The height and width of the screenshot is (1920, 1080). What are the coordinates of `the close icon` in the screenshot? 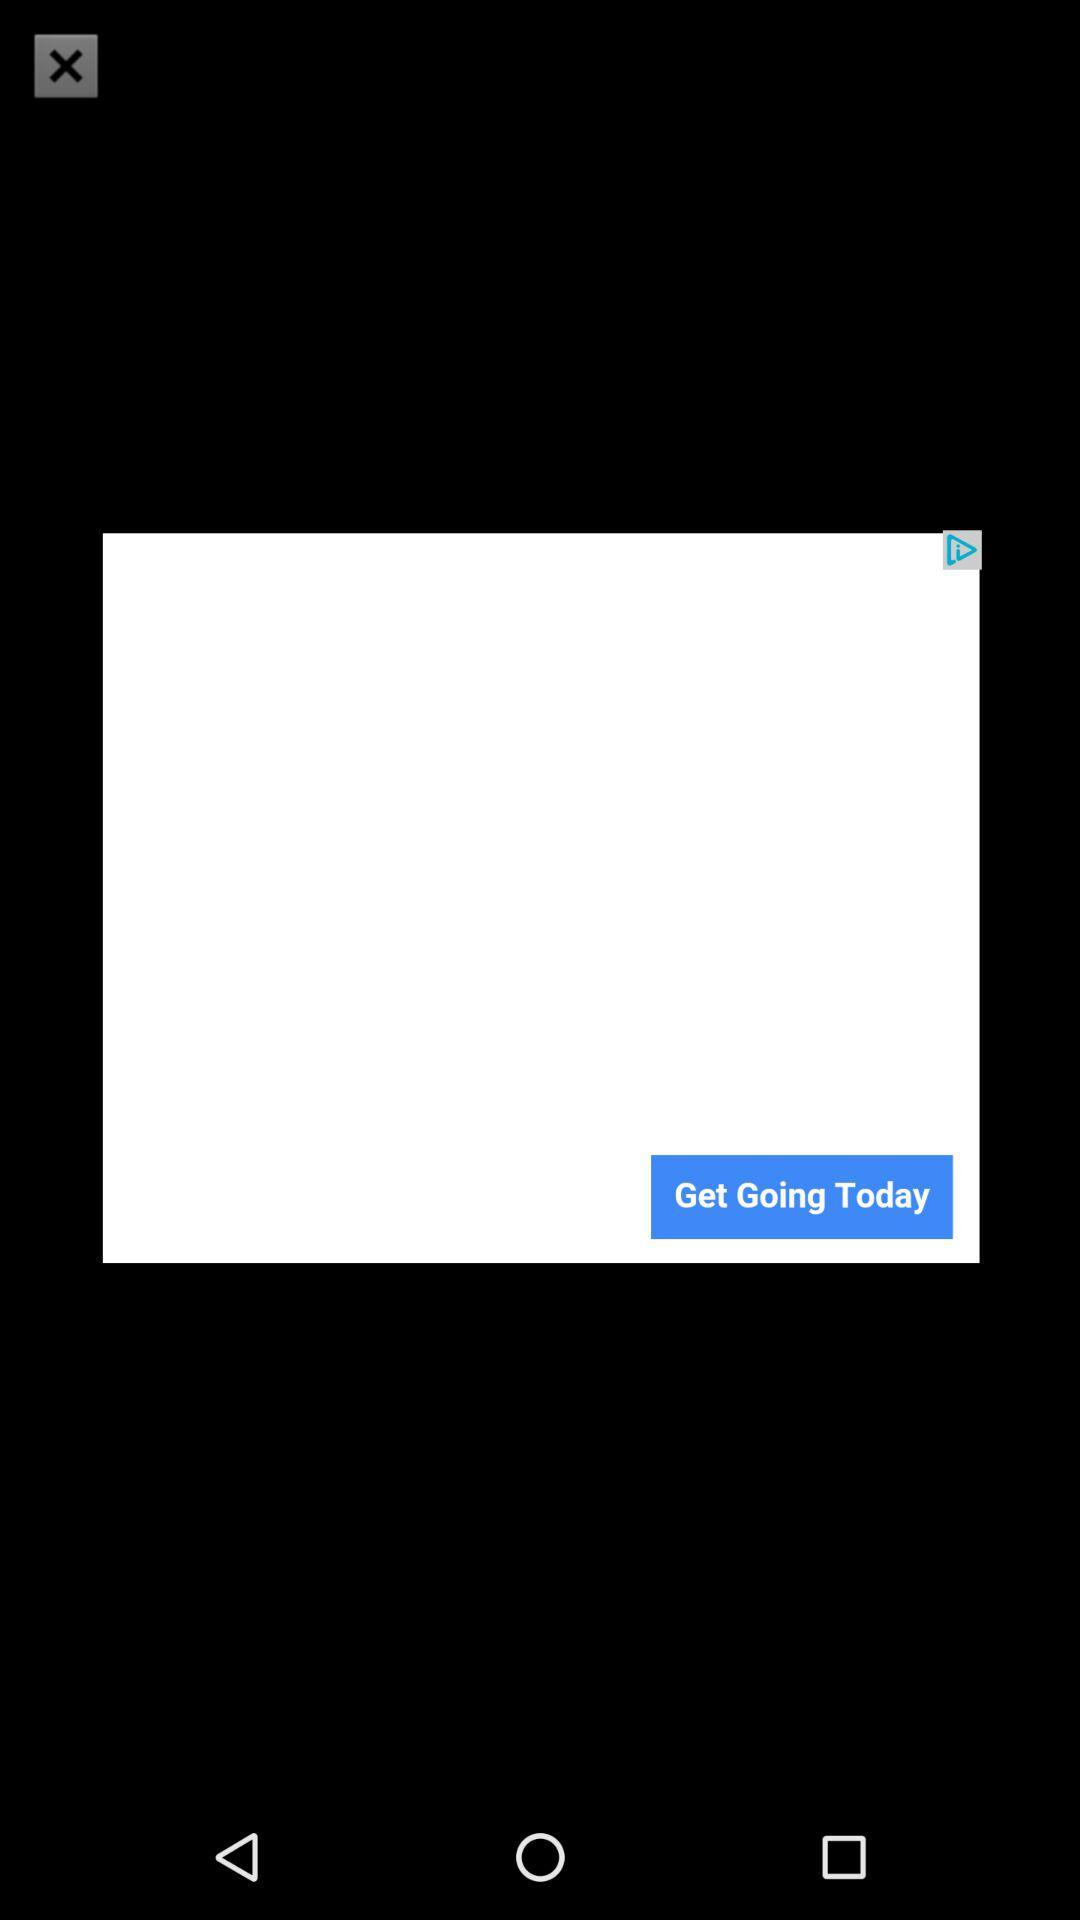 It's located at (64, 70).